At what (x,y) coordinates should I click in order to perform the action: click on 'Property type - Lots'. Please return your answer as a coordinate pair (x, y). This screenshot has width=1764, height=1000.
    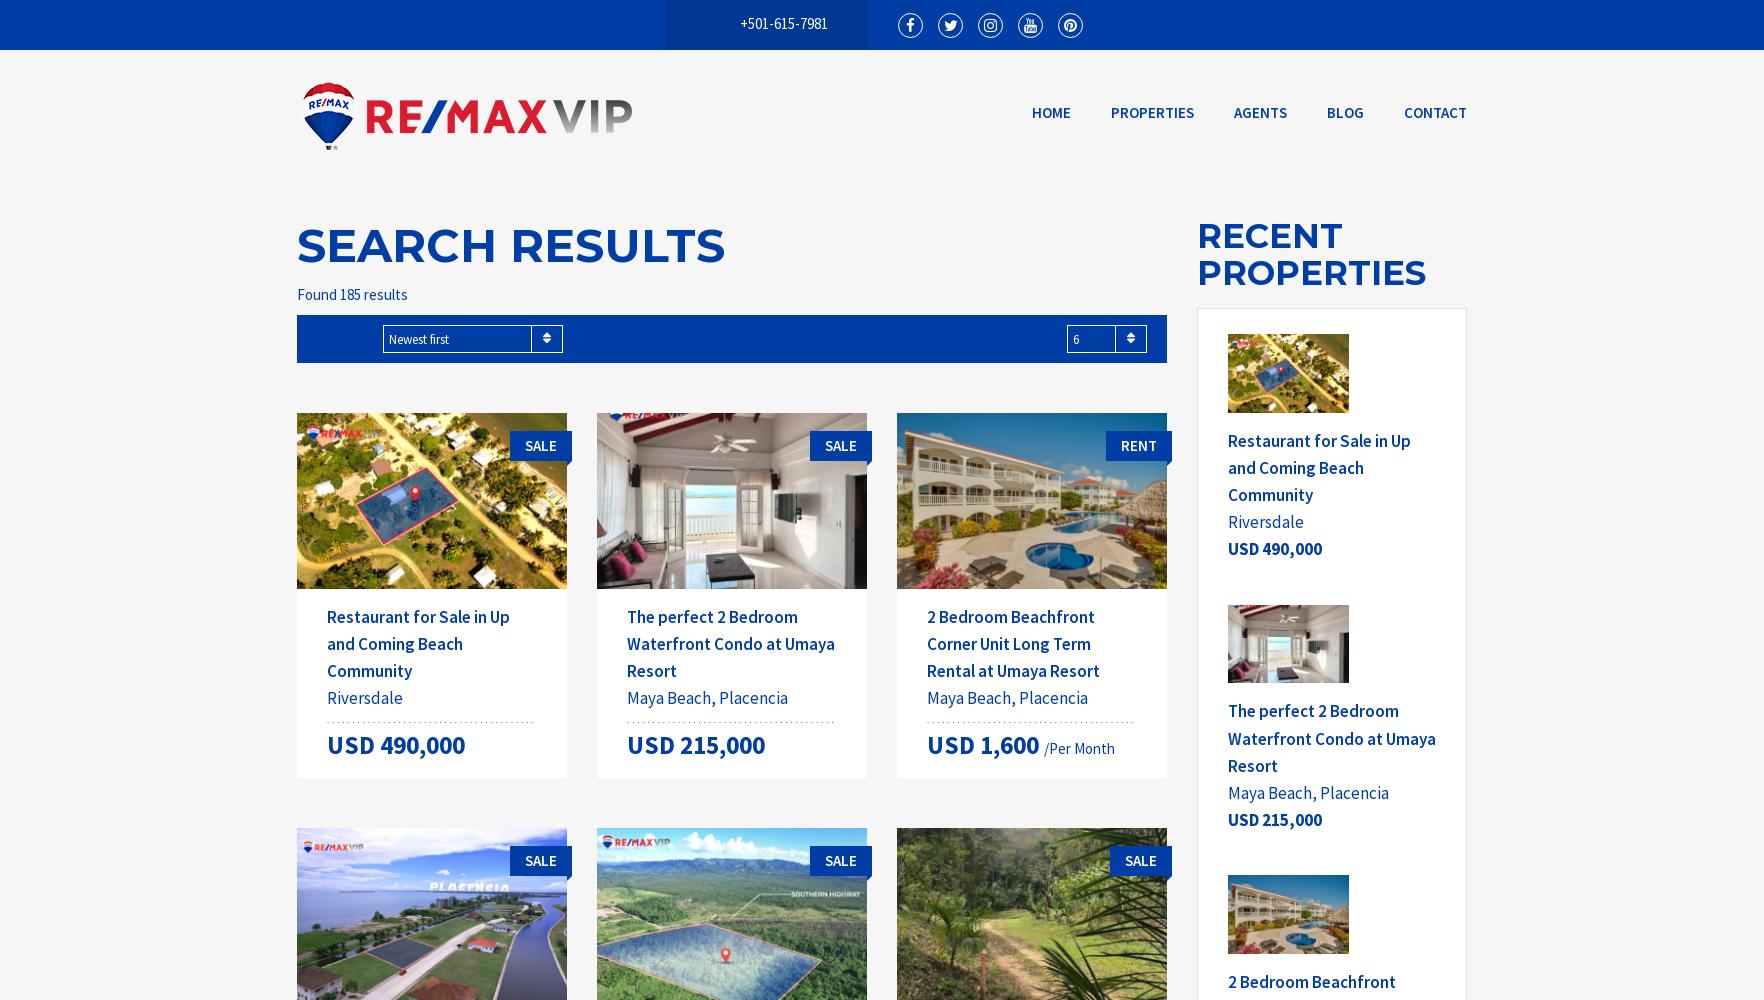
    Looking at the image, I should click on (394, 983).